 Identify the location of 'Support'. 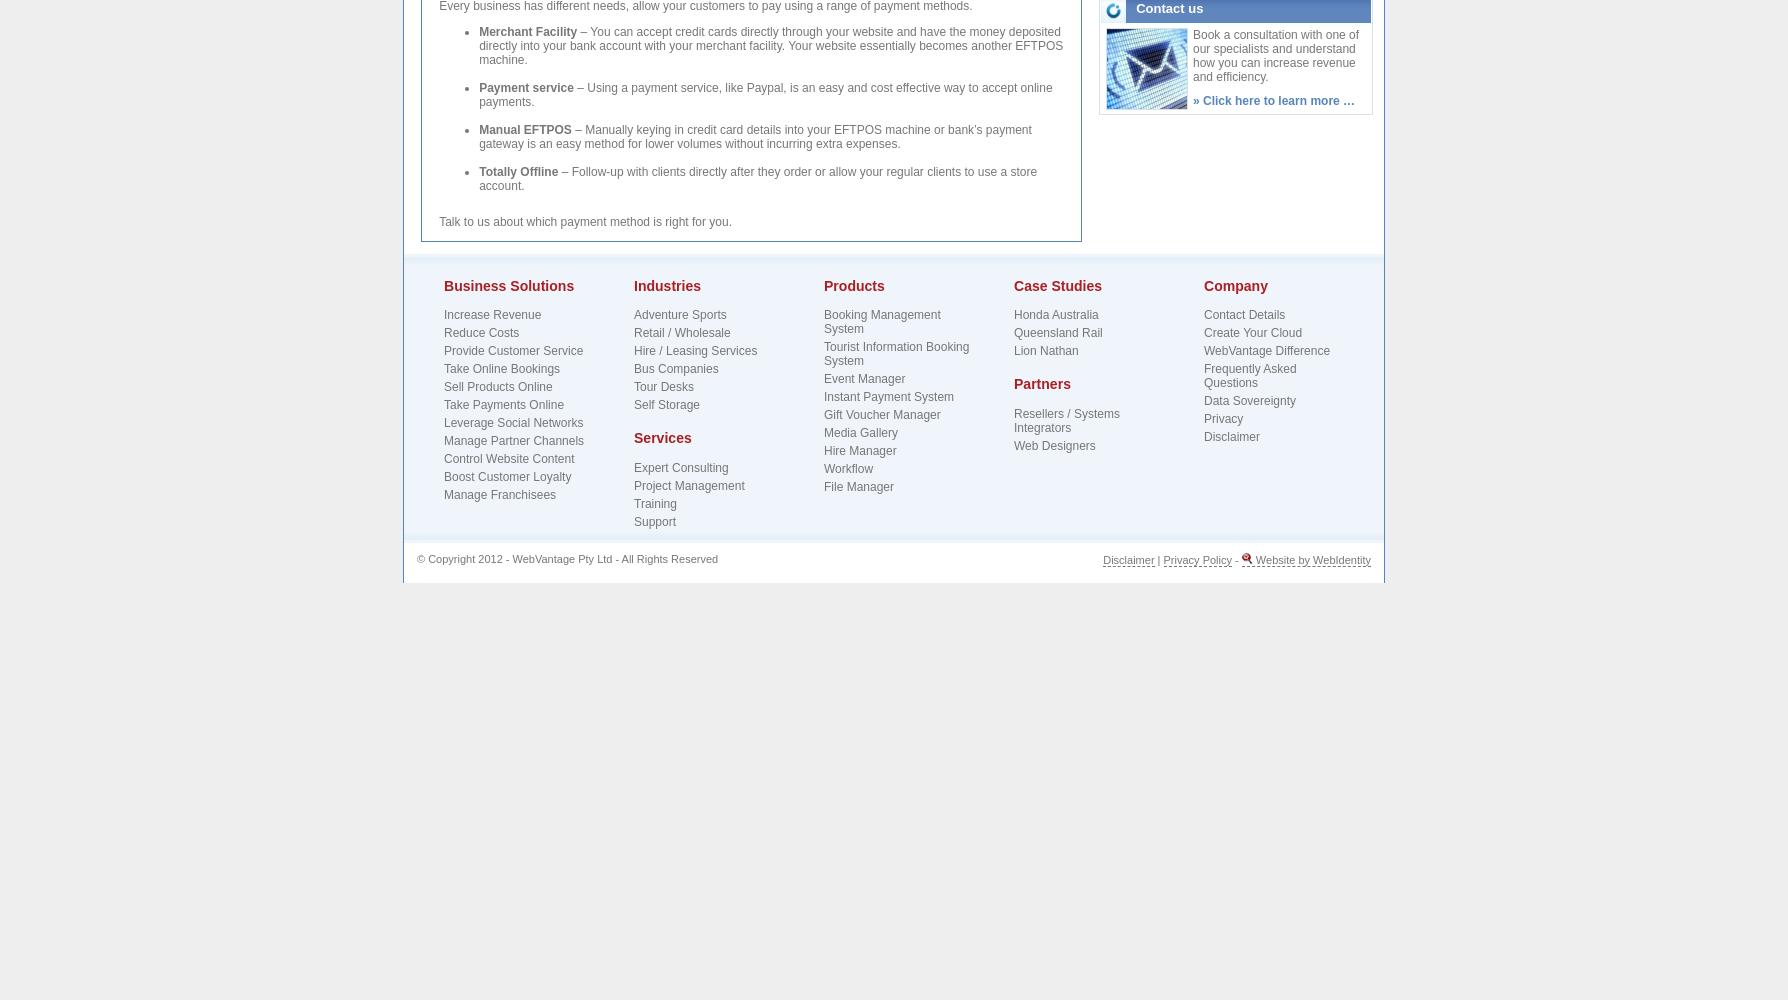
(654, 521).